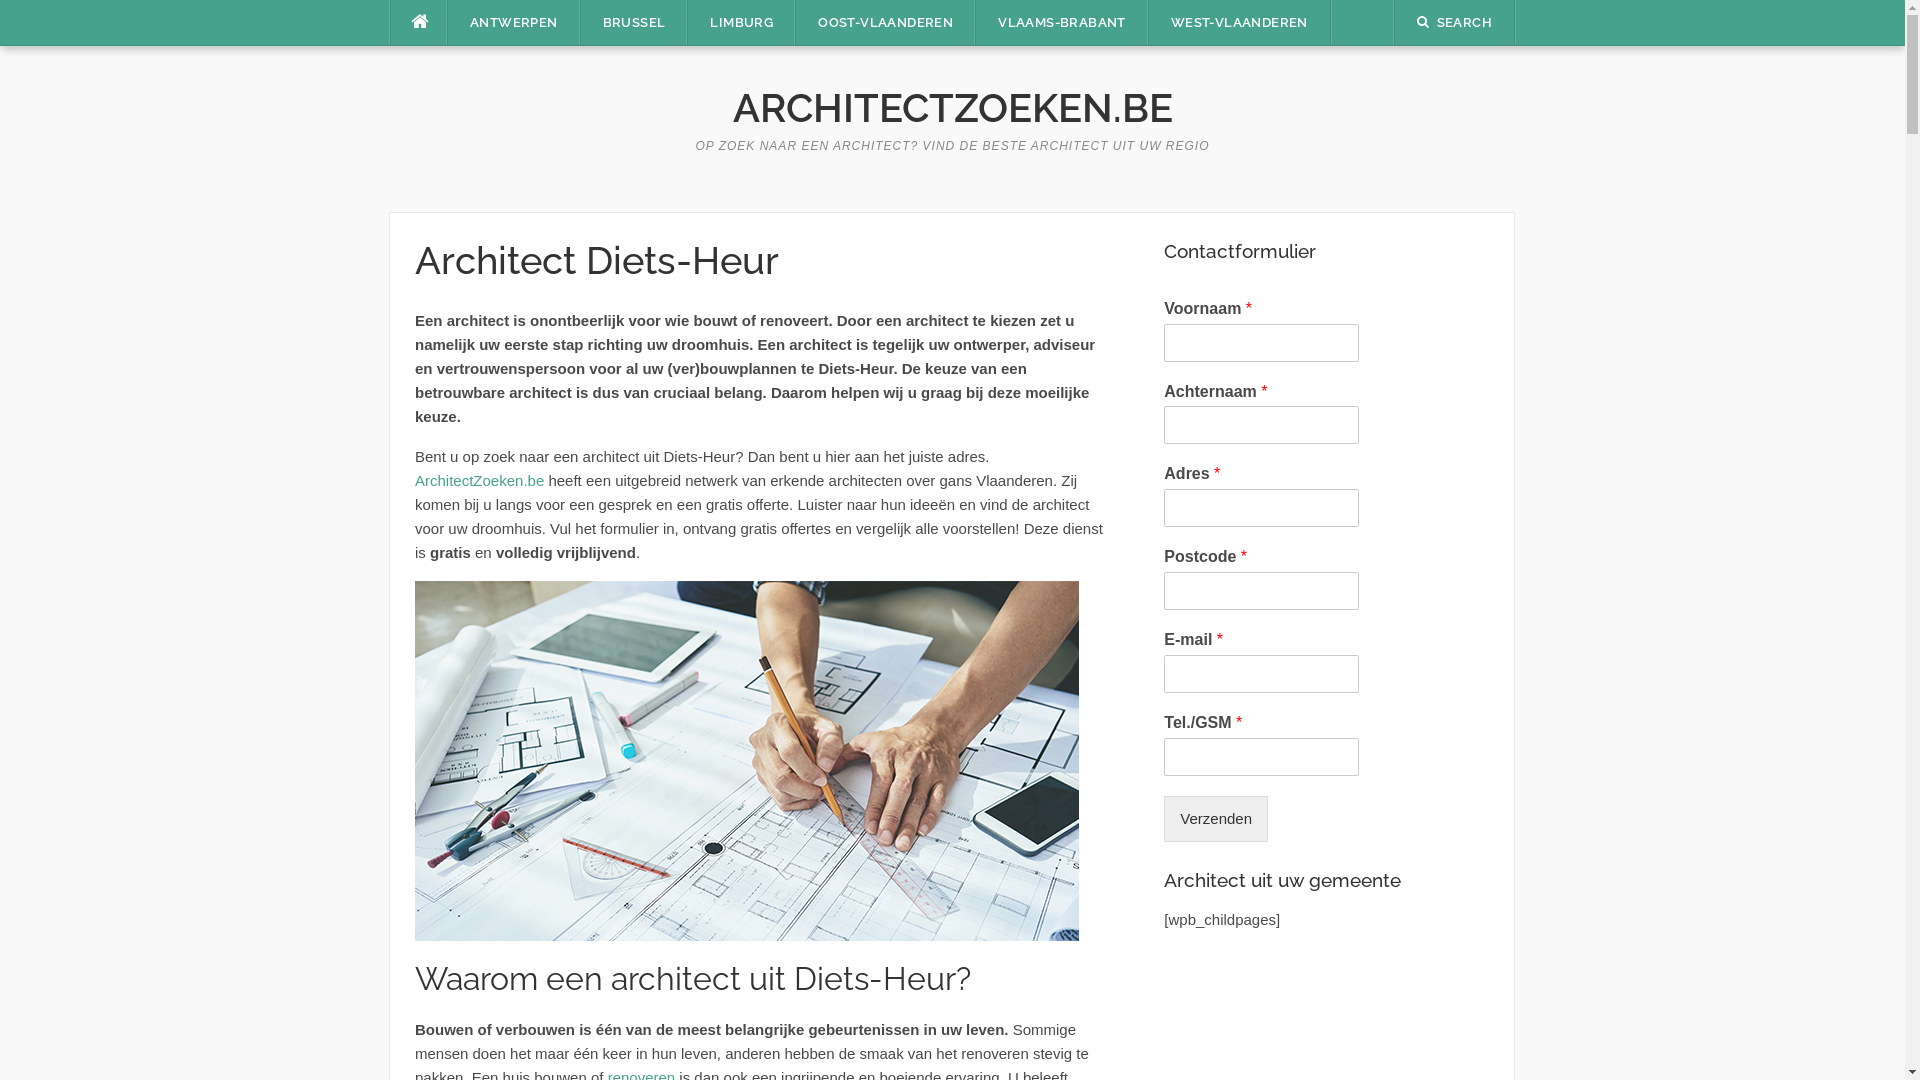  Describe the element at coordinates (950, 107) in the screenshot. I see `'ARCHITECTZOEKEN.BE'` at that location.